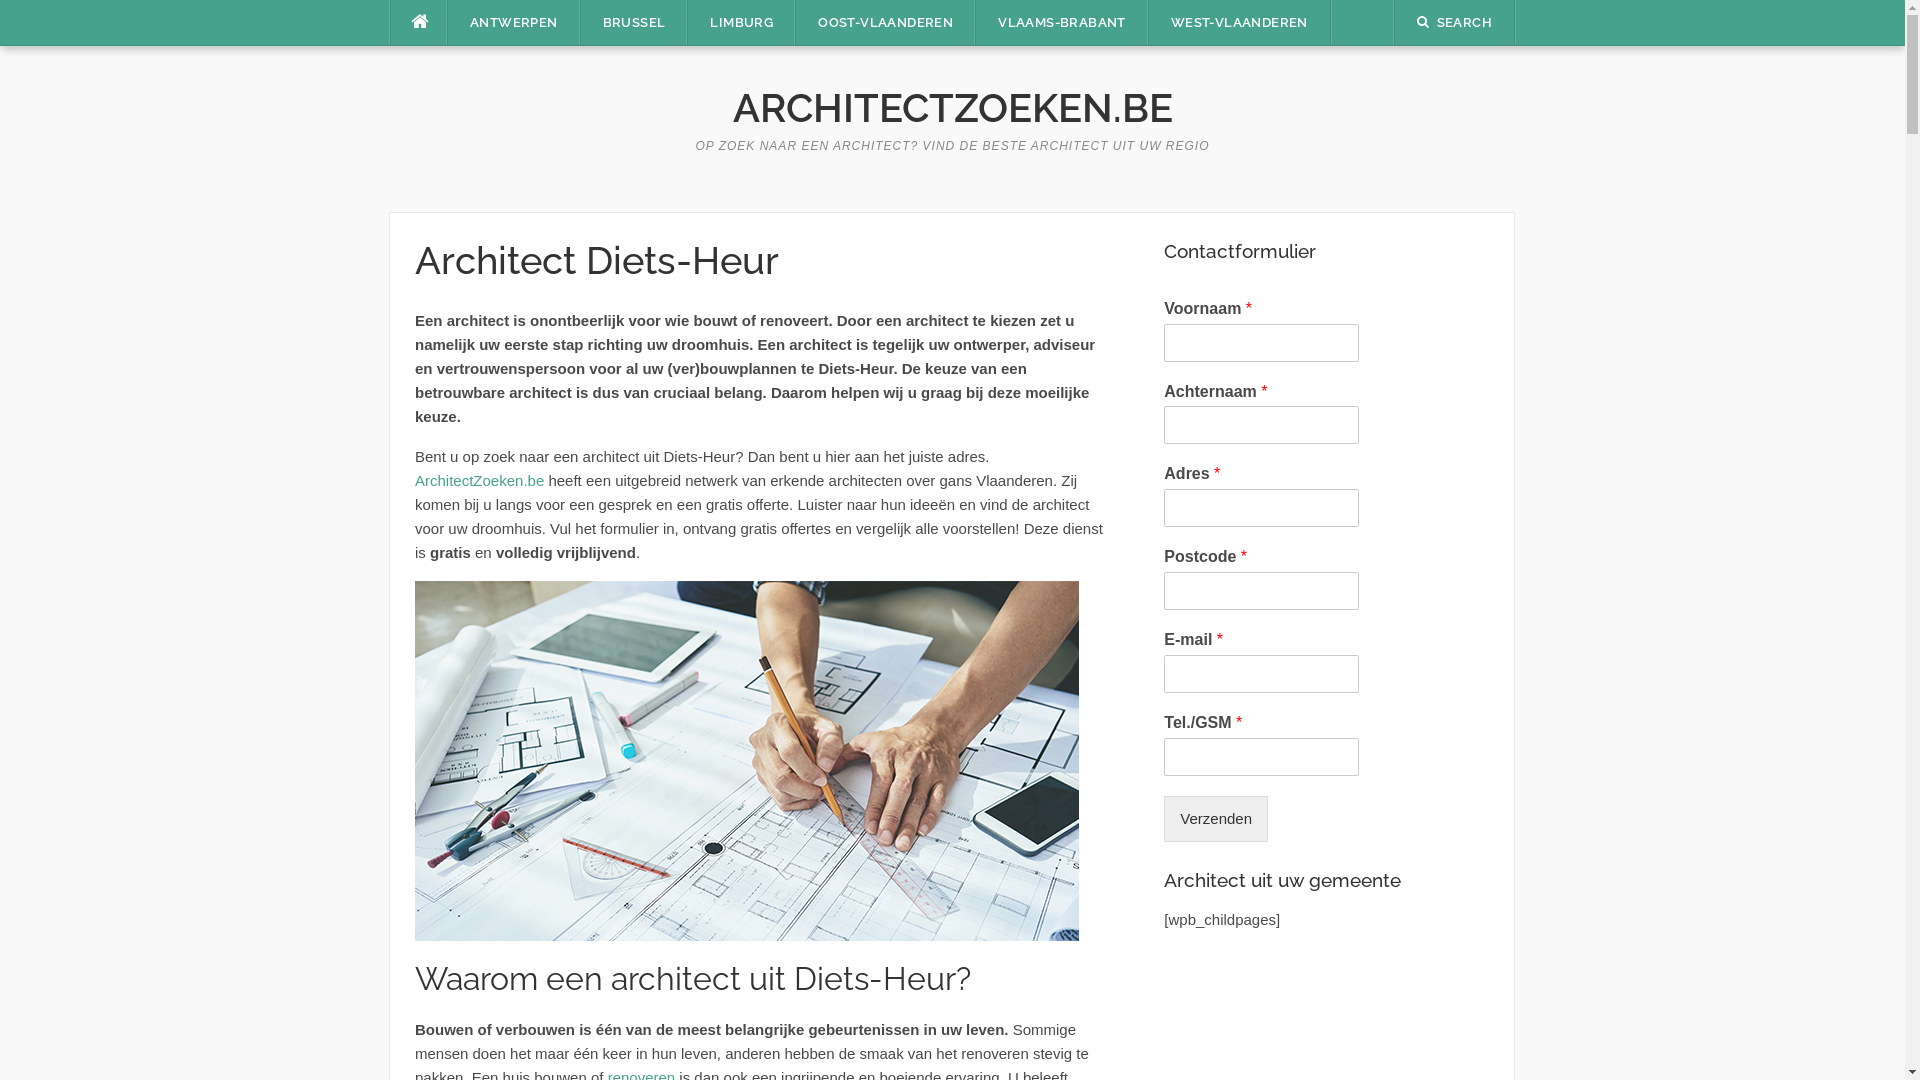  Describe the element at coordinates (950, 107) in the screenshot. I see `'ARCHITECTZOEKEN.BE'` at that location.